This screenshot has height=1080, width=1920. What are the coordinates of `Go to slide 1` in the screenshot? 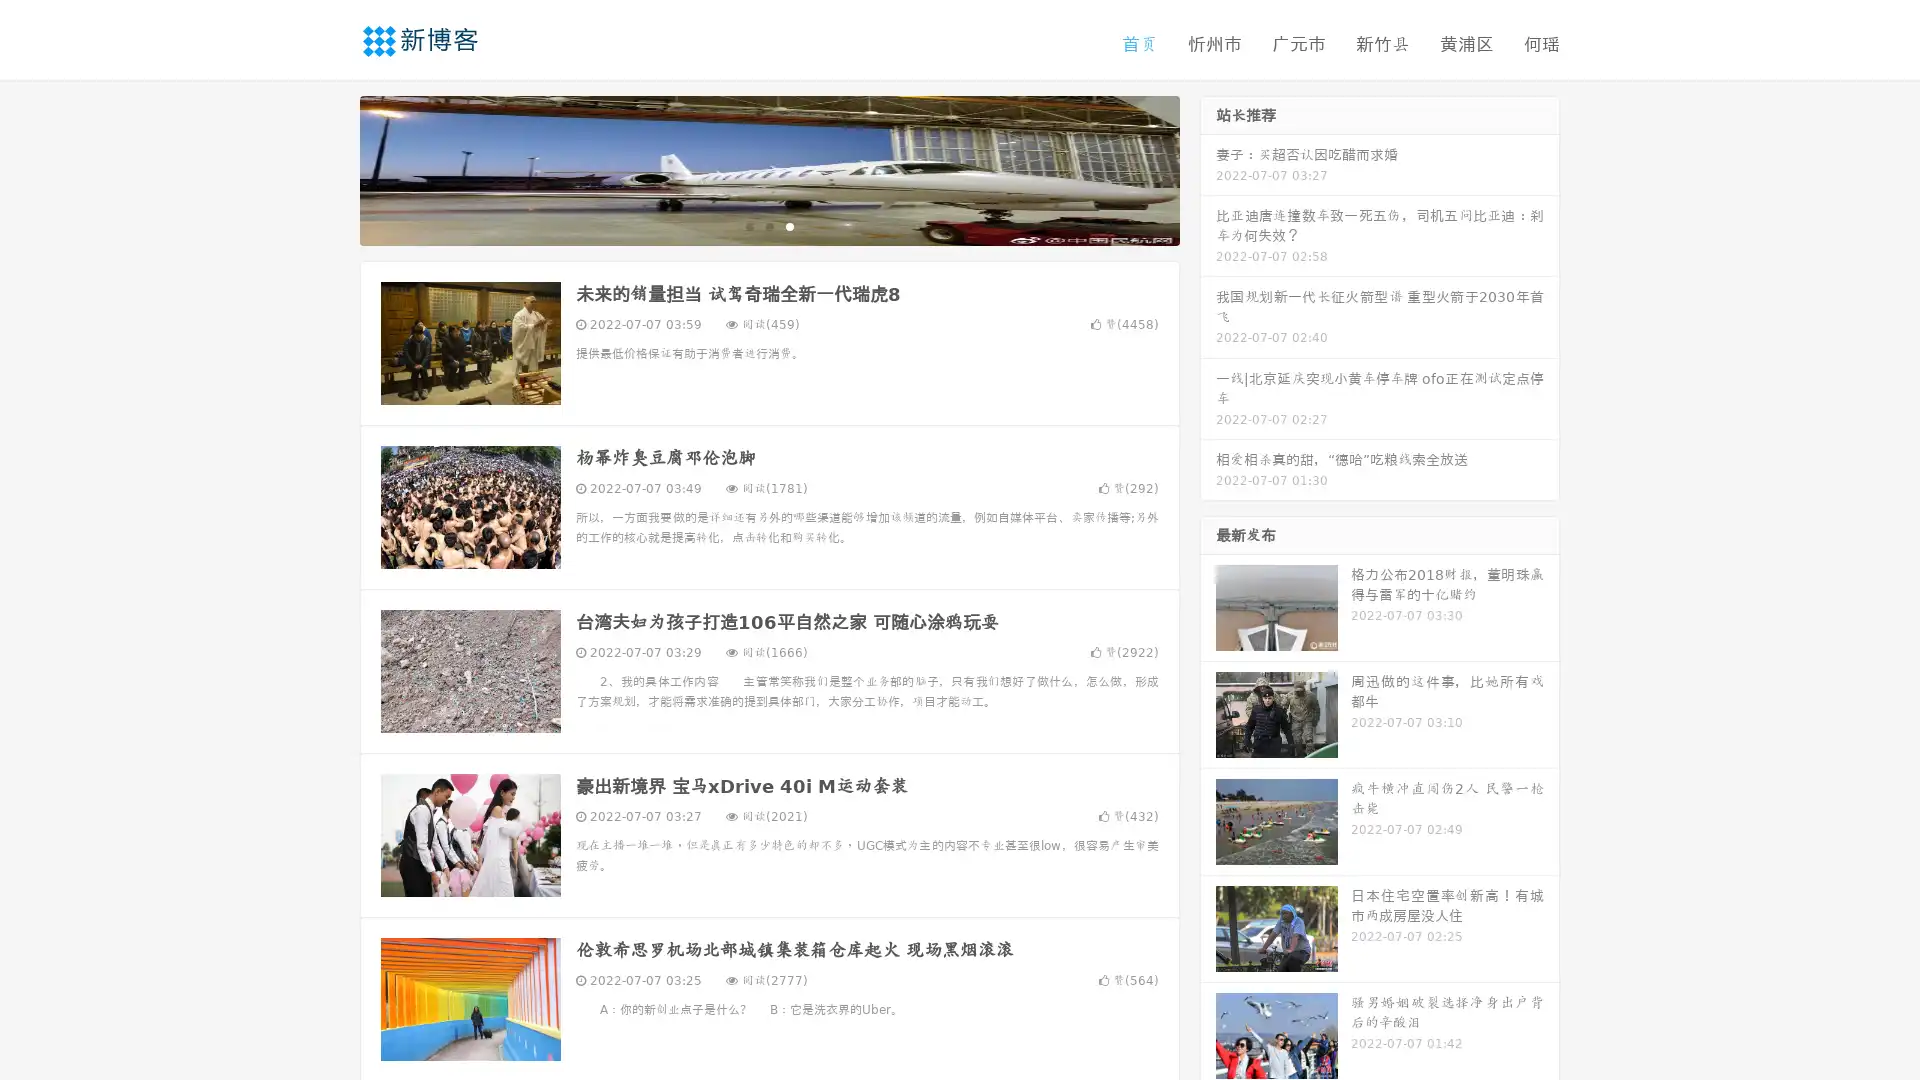 It's located at (748, 225).